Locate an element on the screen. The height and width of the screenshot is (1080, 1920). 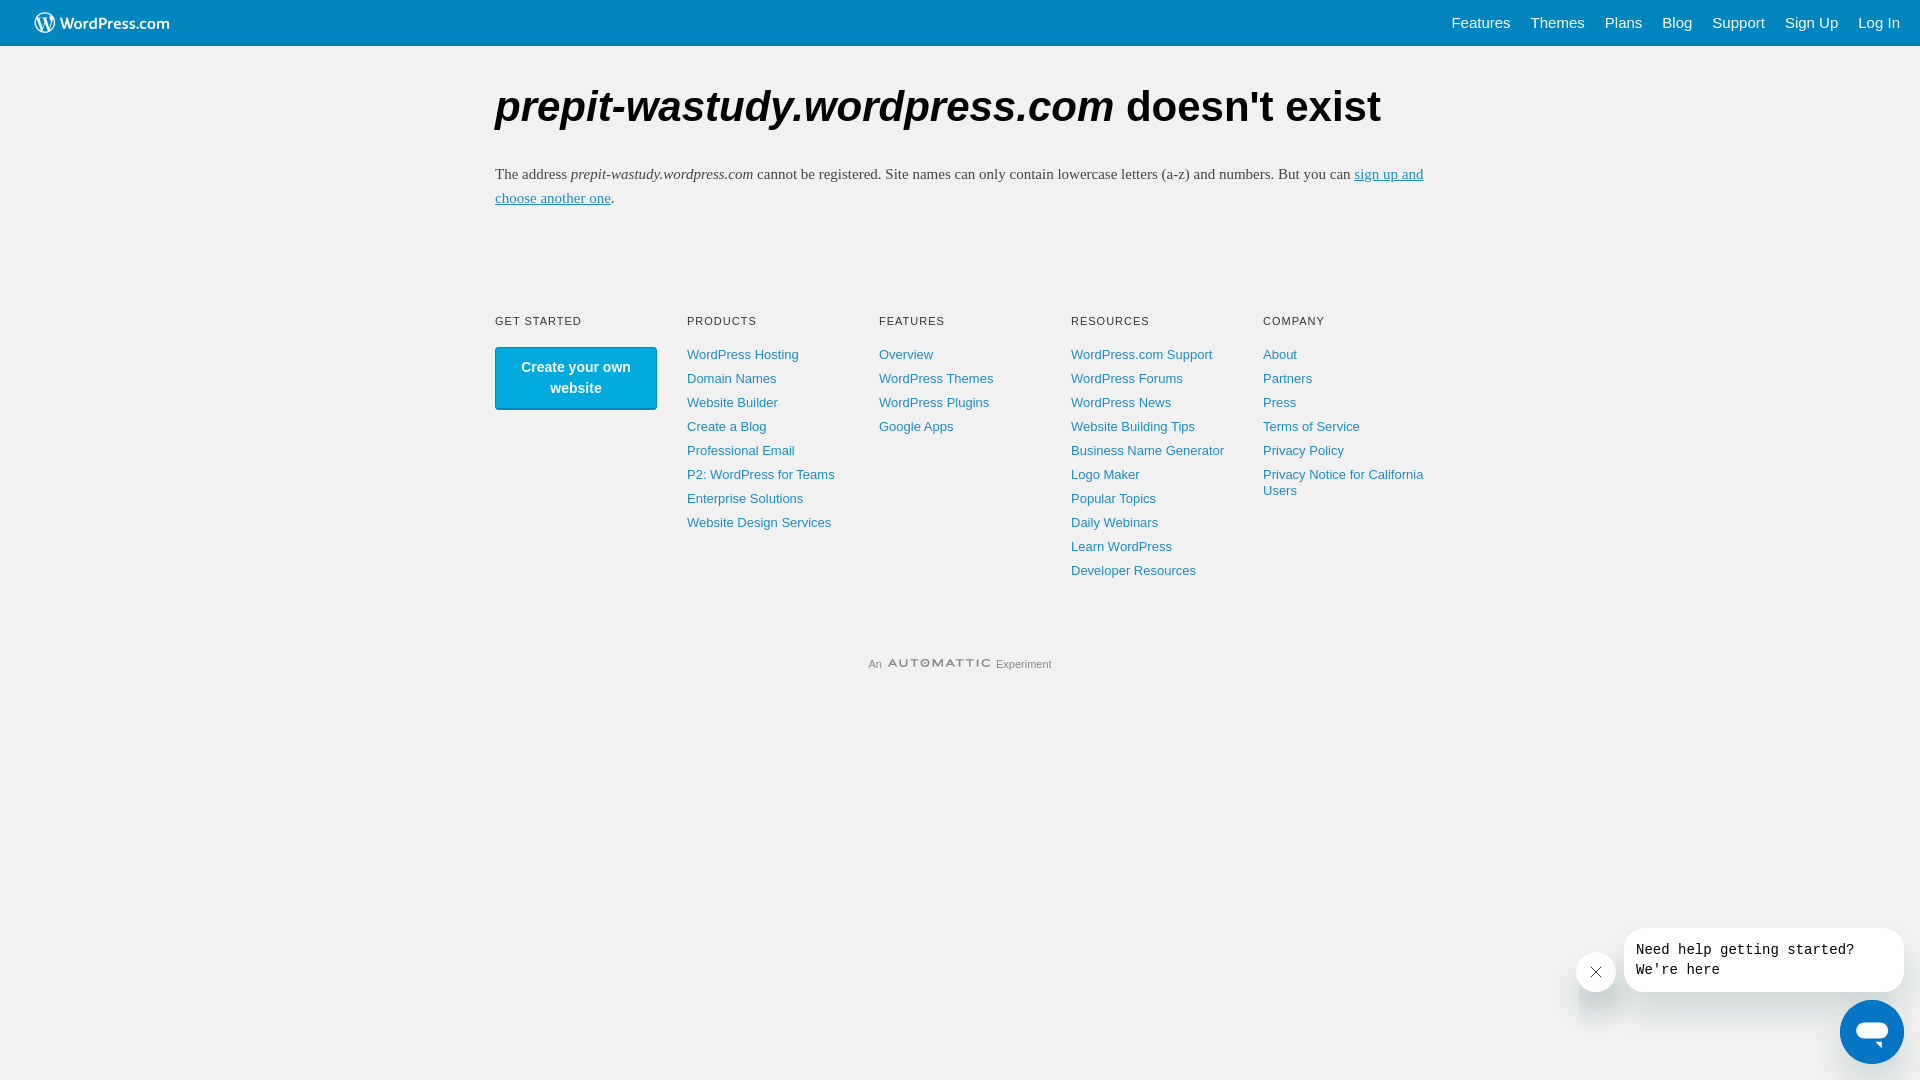
'WordPress News' is located at coordinates (1121, 402).